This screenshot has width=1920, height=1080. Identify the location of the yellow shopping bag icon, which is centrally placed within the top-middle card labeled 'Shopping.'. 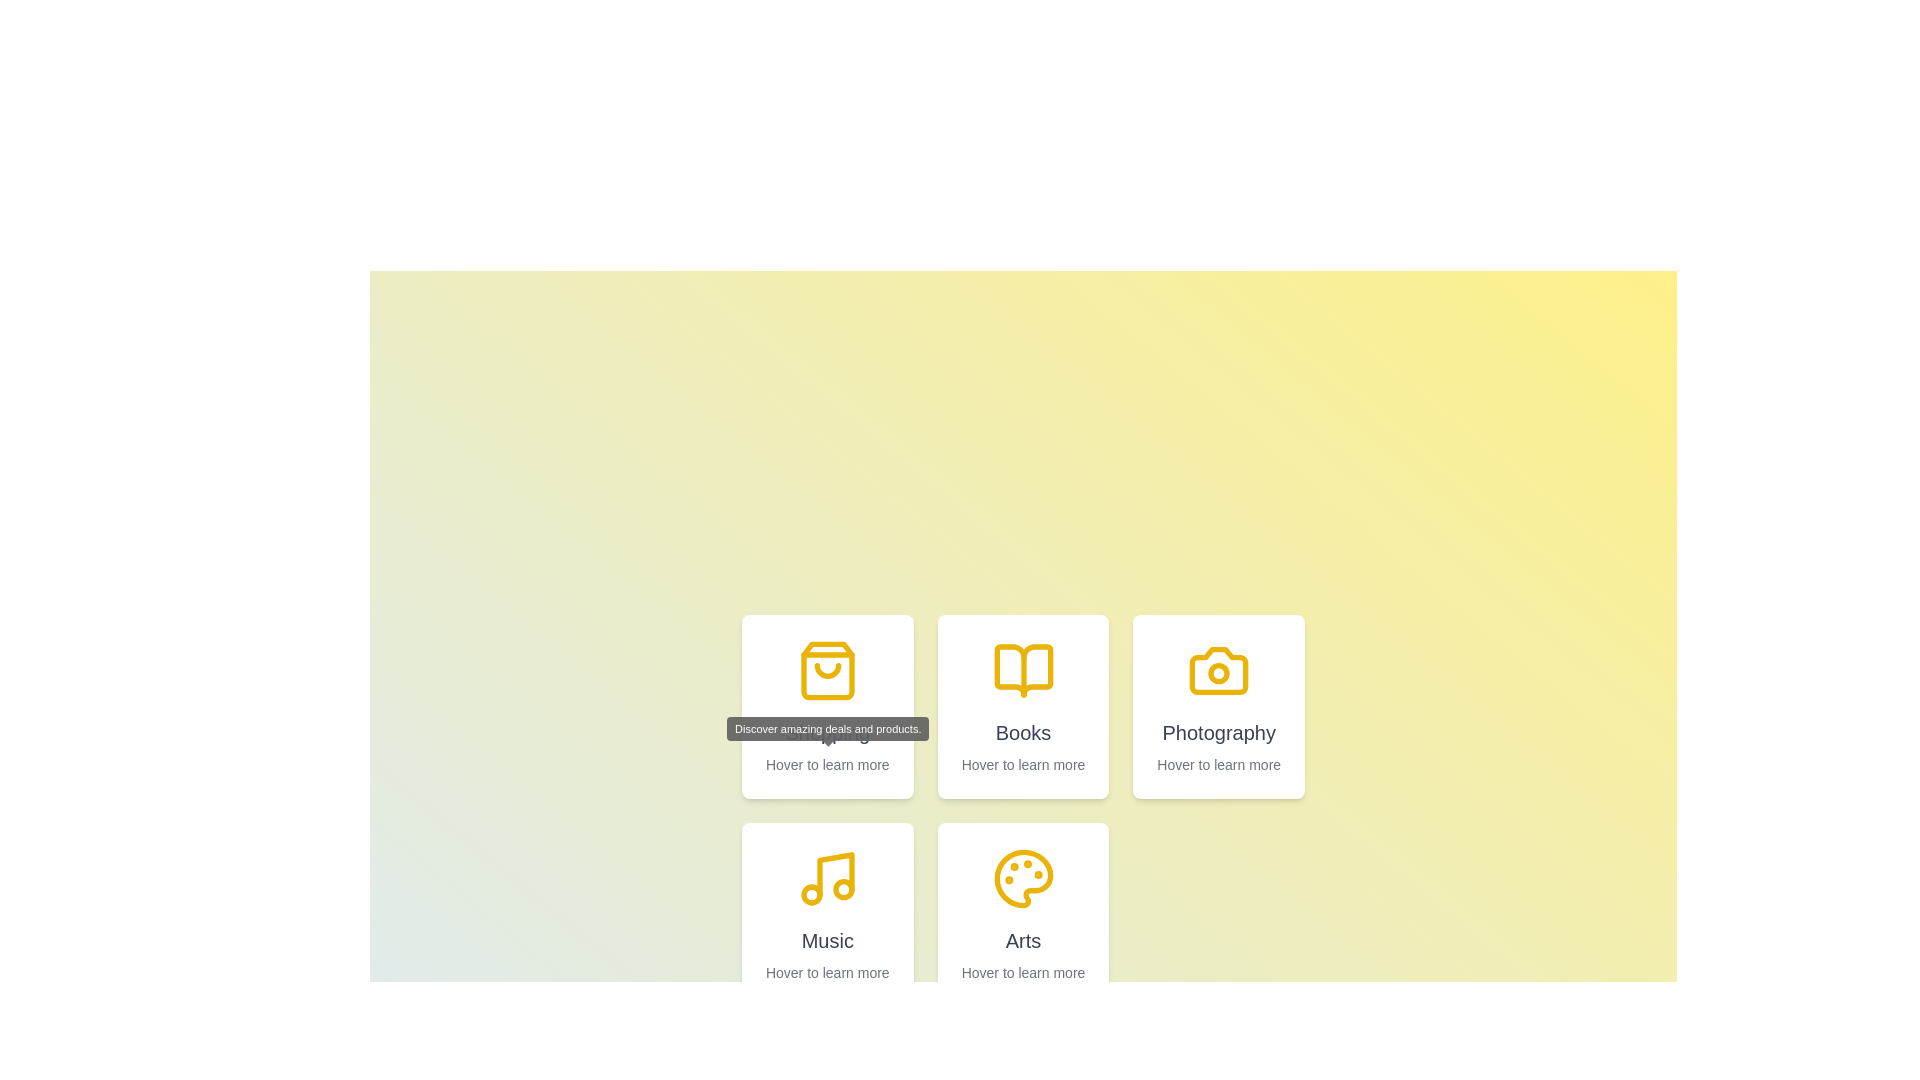
(827, 671).